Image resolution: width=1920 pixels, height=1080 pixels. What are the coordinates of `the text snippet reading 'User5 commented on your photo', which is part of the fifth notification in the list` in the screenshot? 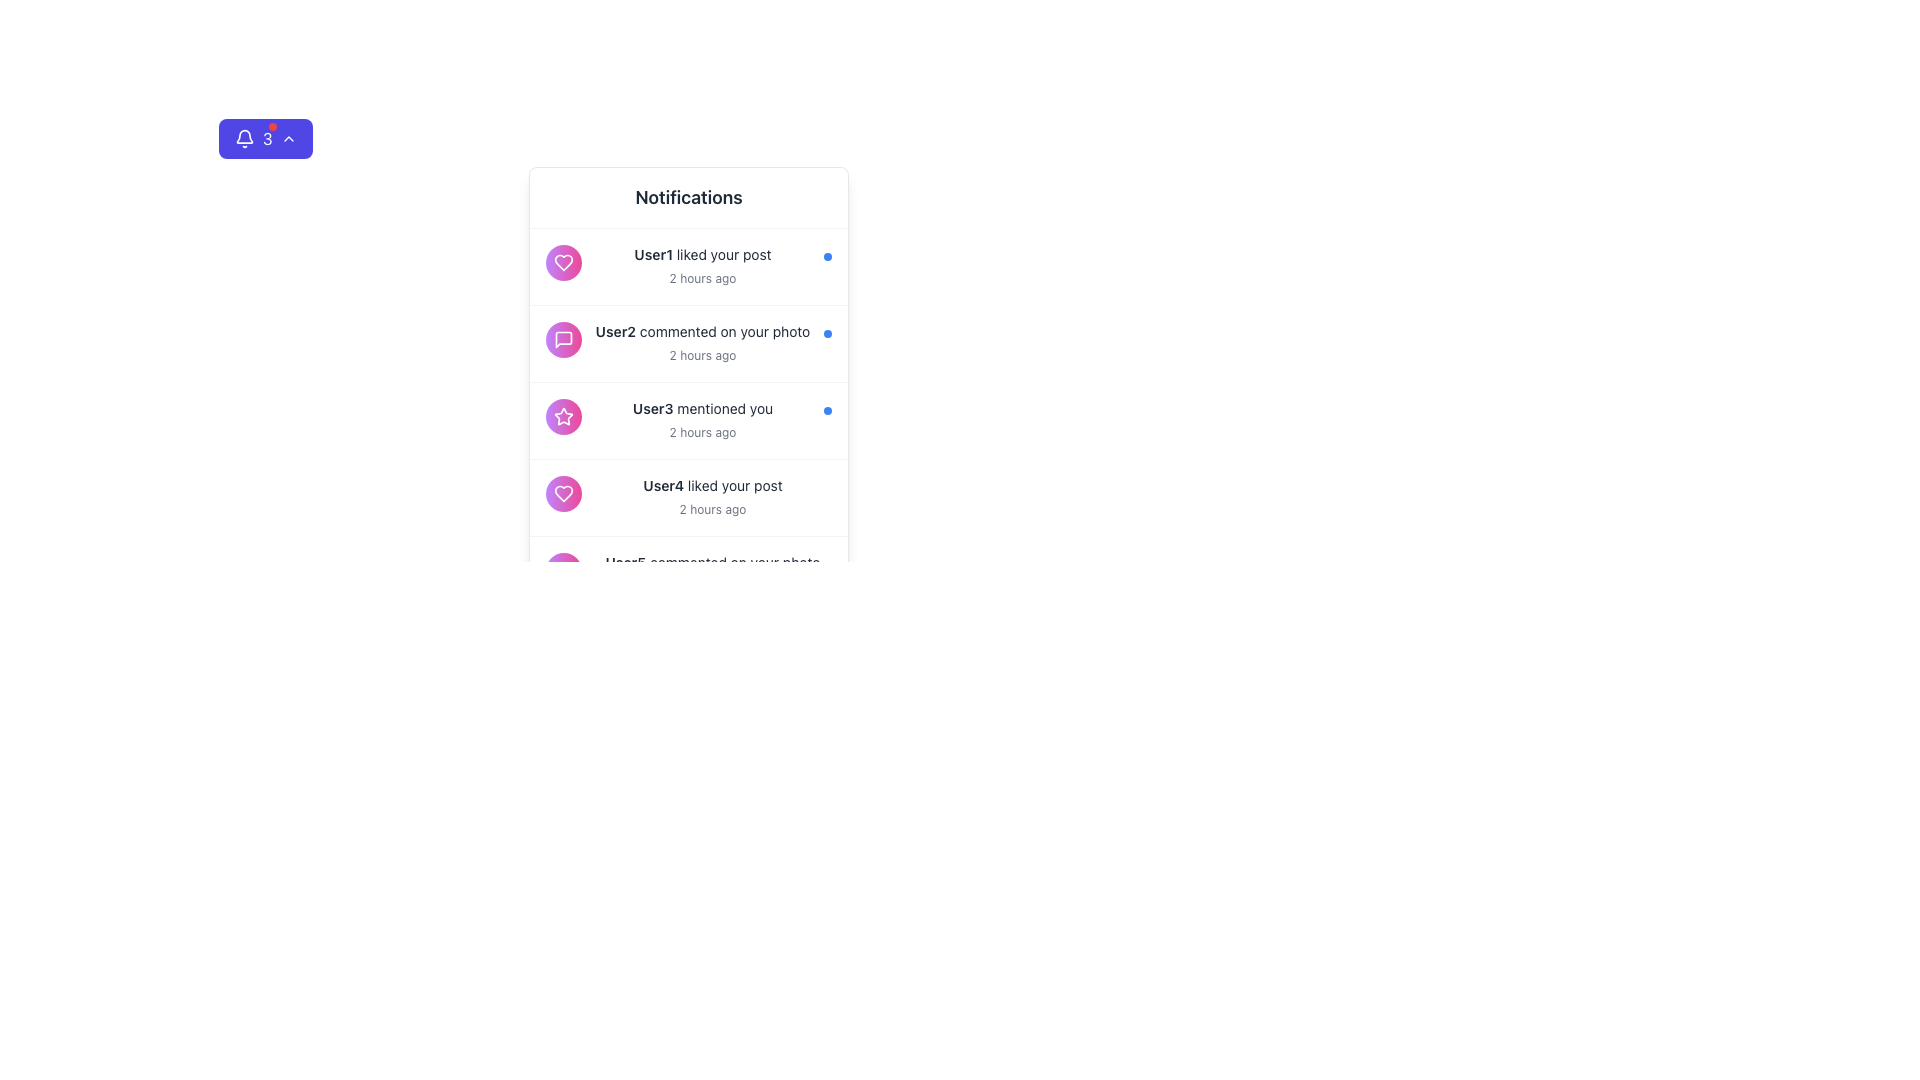 It's located at (713, 563).